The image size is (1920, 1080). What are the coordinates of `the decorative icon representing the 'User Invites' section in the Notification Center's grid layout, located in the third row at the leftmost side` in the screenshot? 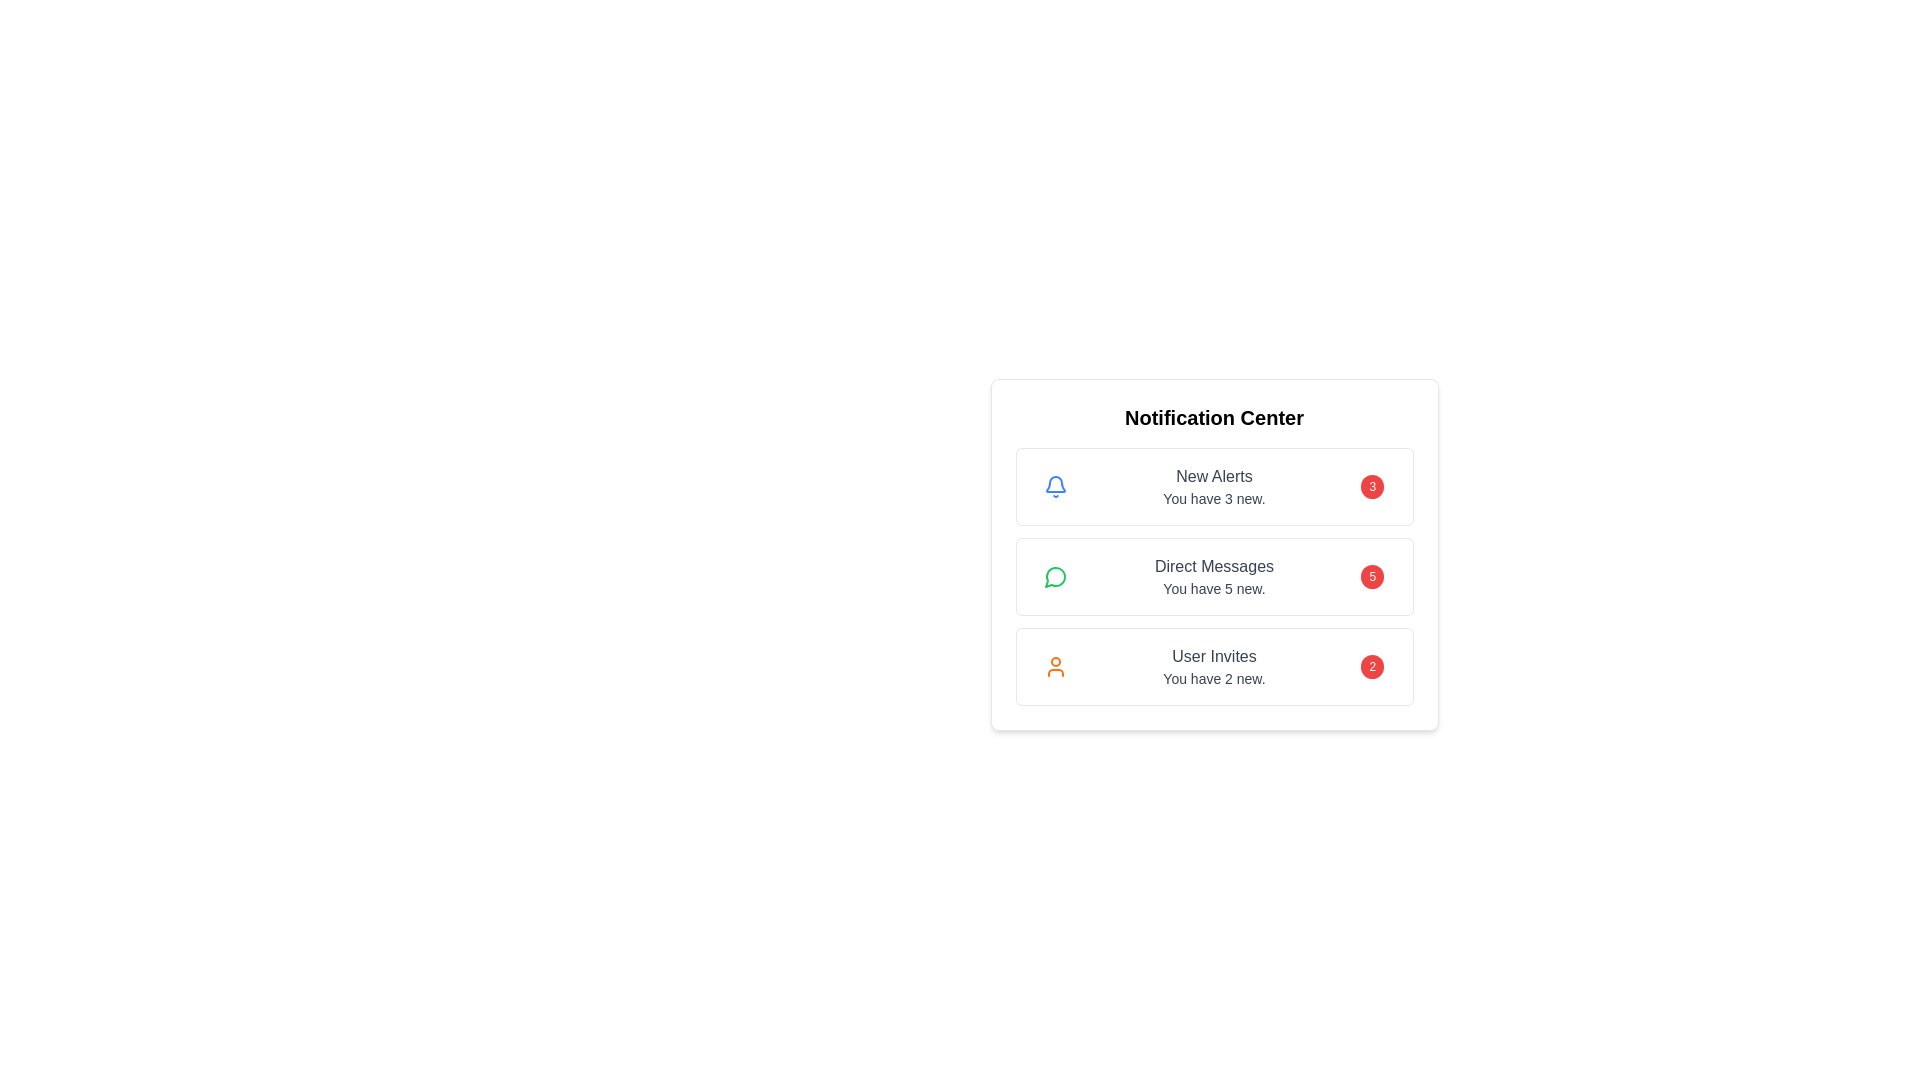 It's located at (1055, 667).